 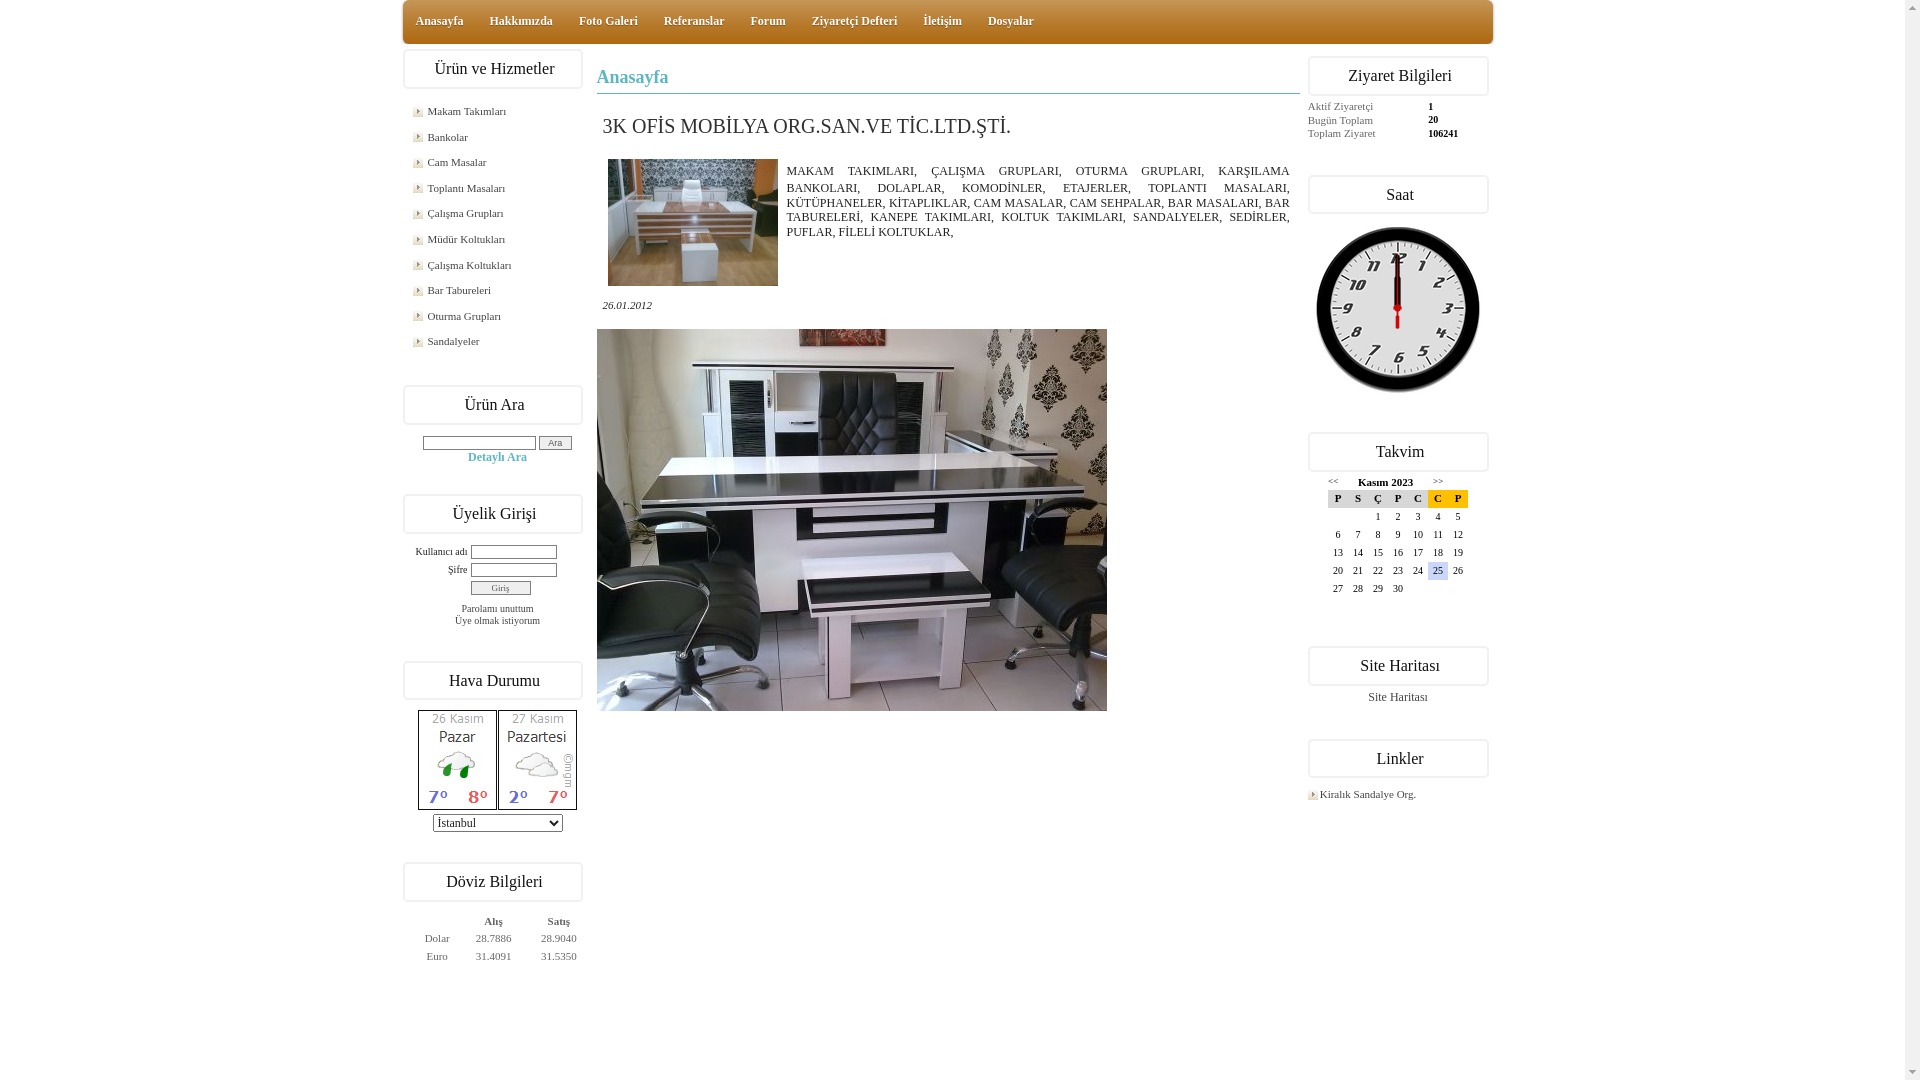 What do you see at coordinates (1458, 570) in the screenshot?
I see `'26'` at bounding box center [1458, 570].